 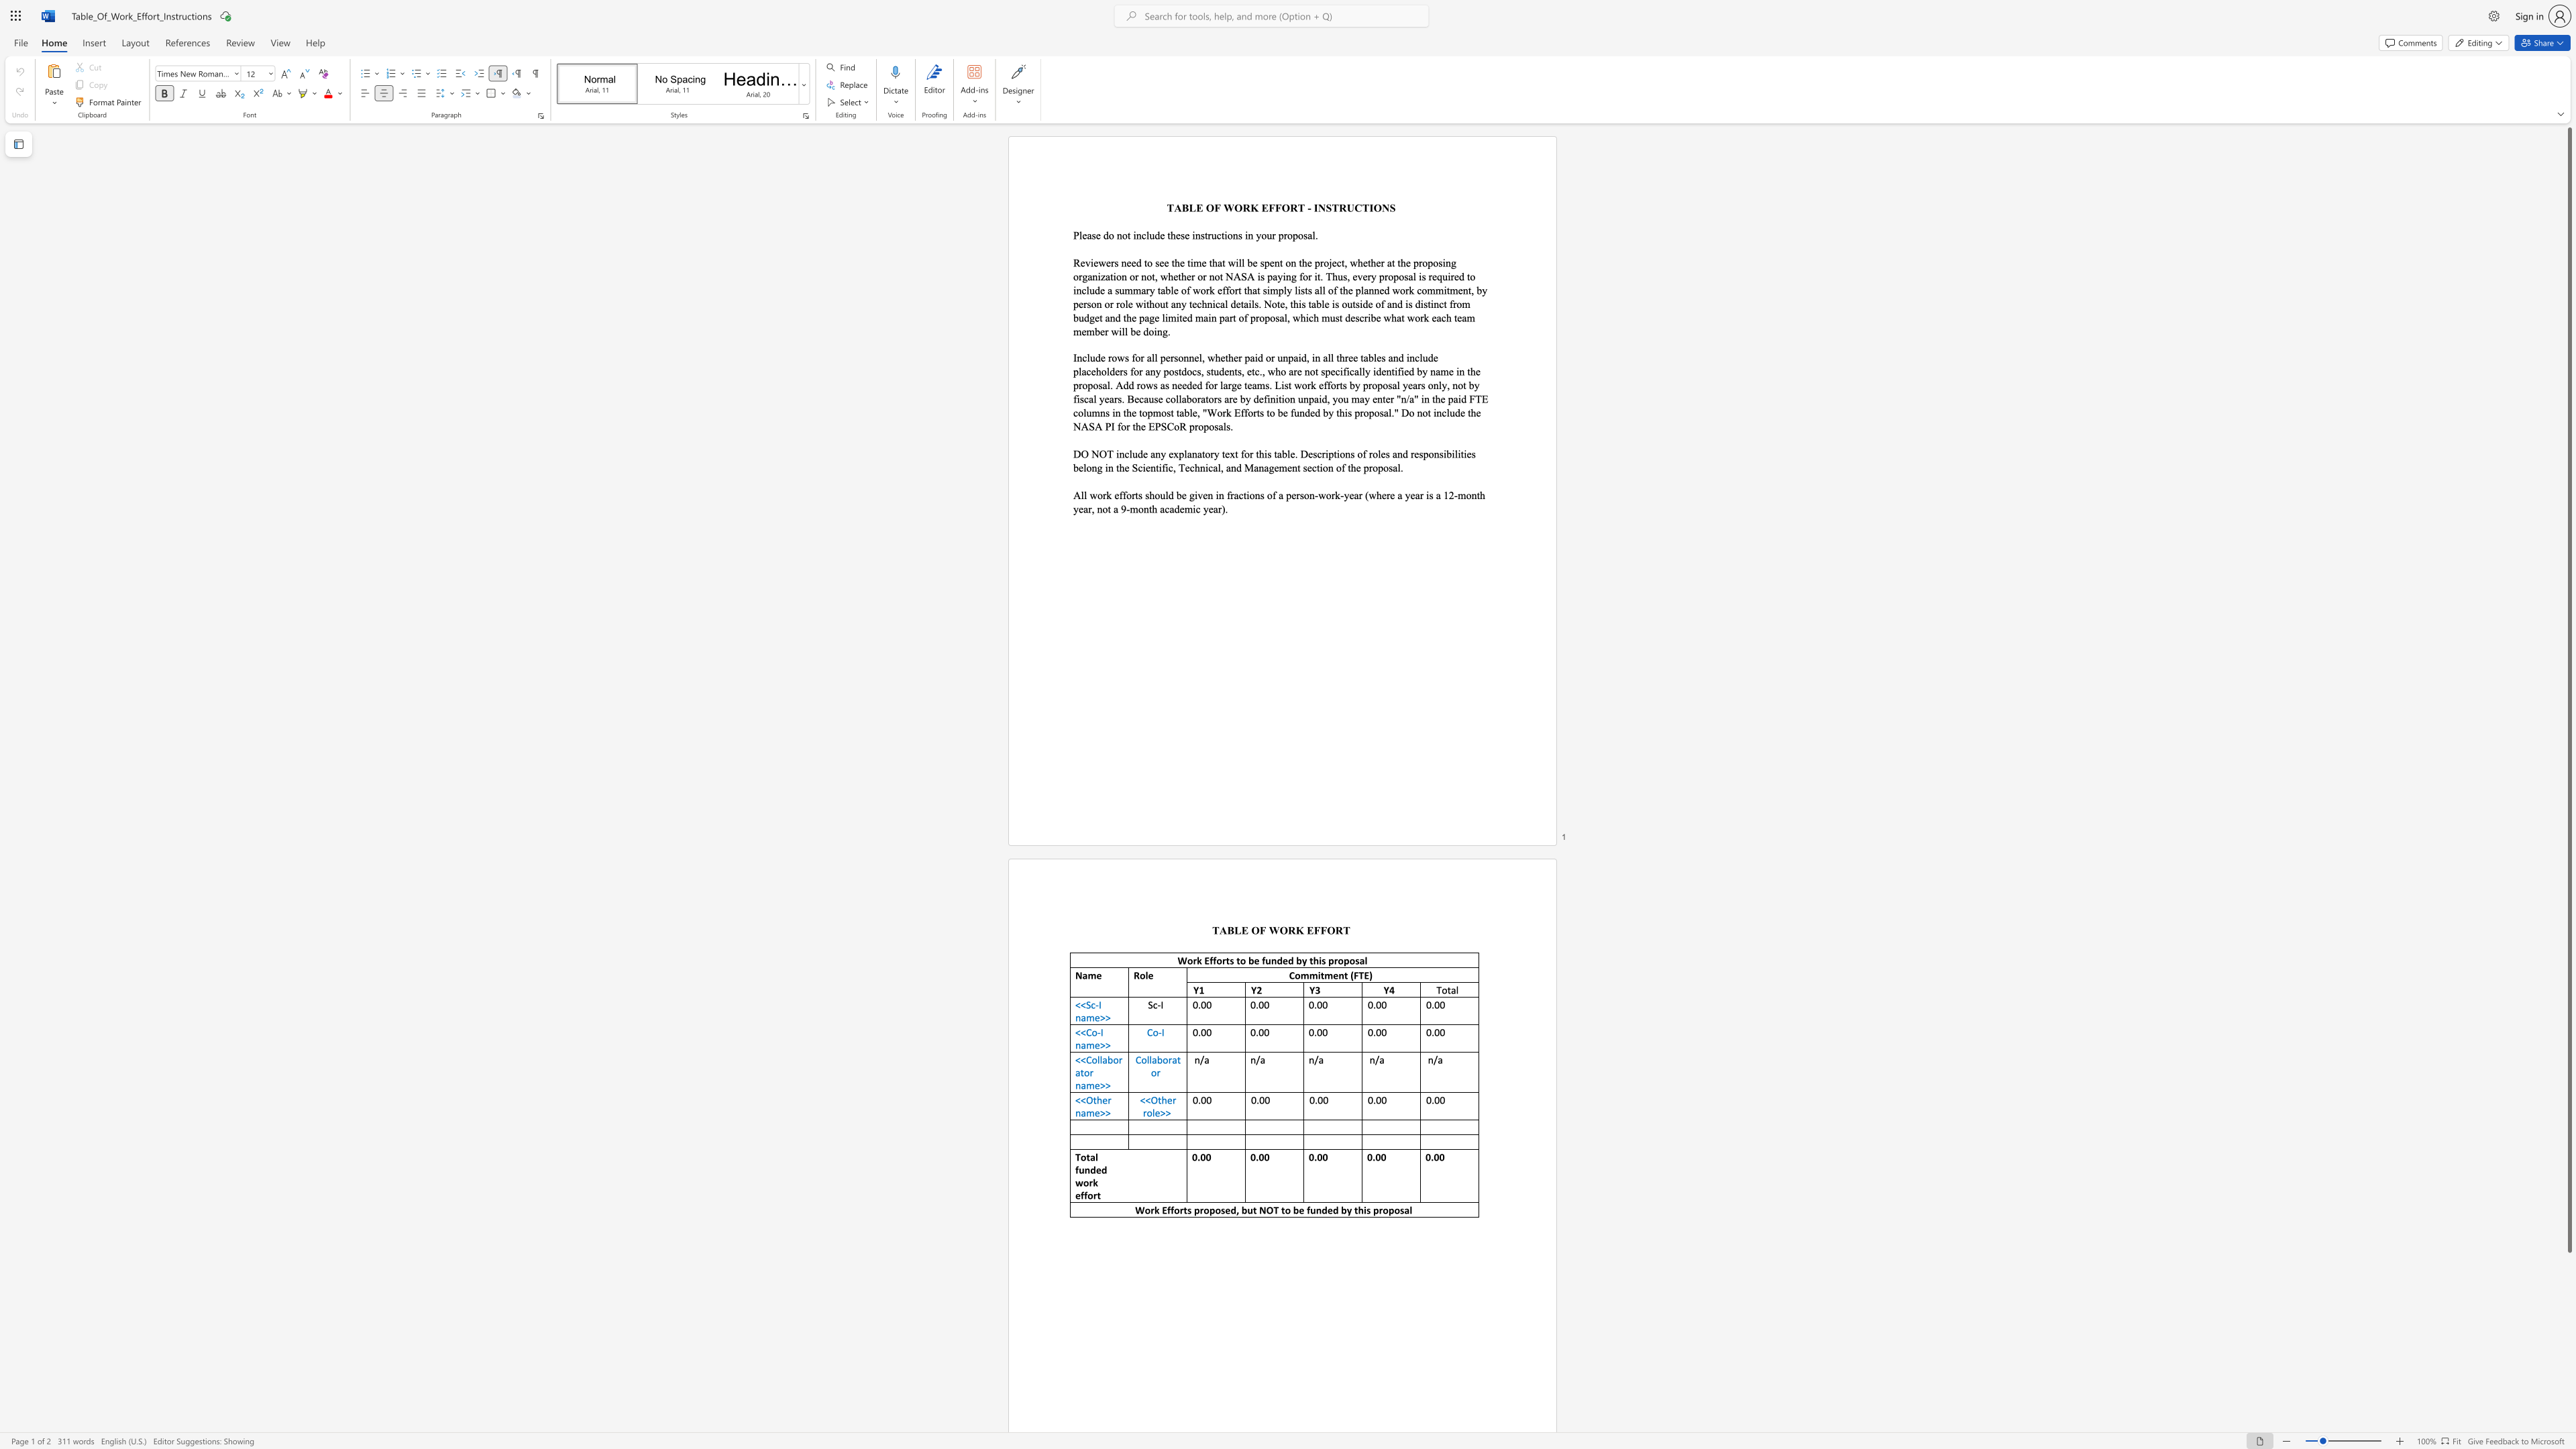 What do you see at coordinates (2568, 1401) in the screenshot?
I see `the side scrollbar to bring the page down` at bounding box center [2568, 1401].